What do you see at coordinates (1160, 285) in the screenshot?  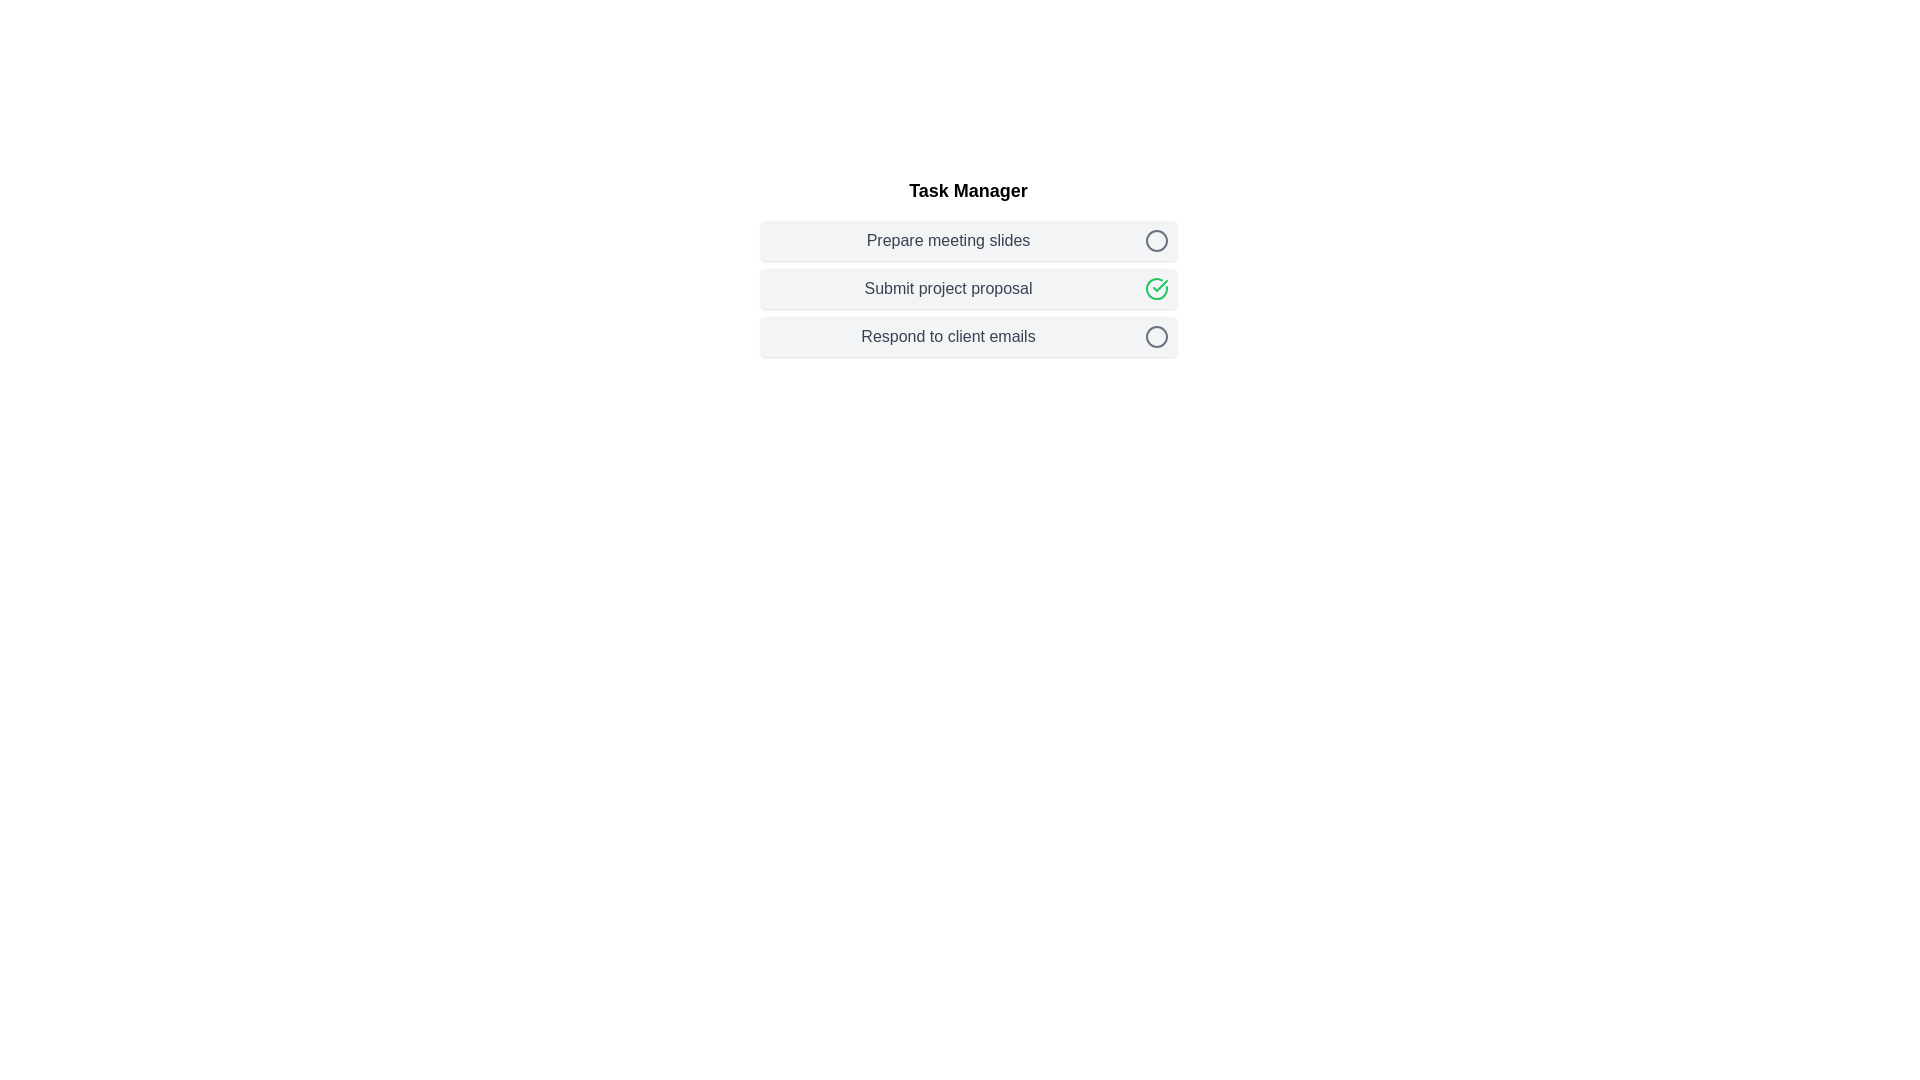 I see `the checkmark icon that indicates a completed status for the 'Submit project proposal' task in the task list` at bounding box center [1160, 285].